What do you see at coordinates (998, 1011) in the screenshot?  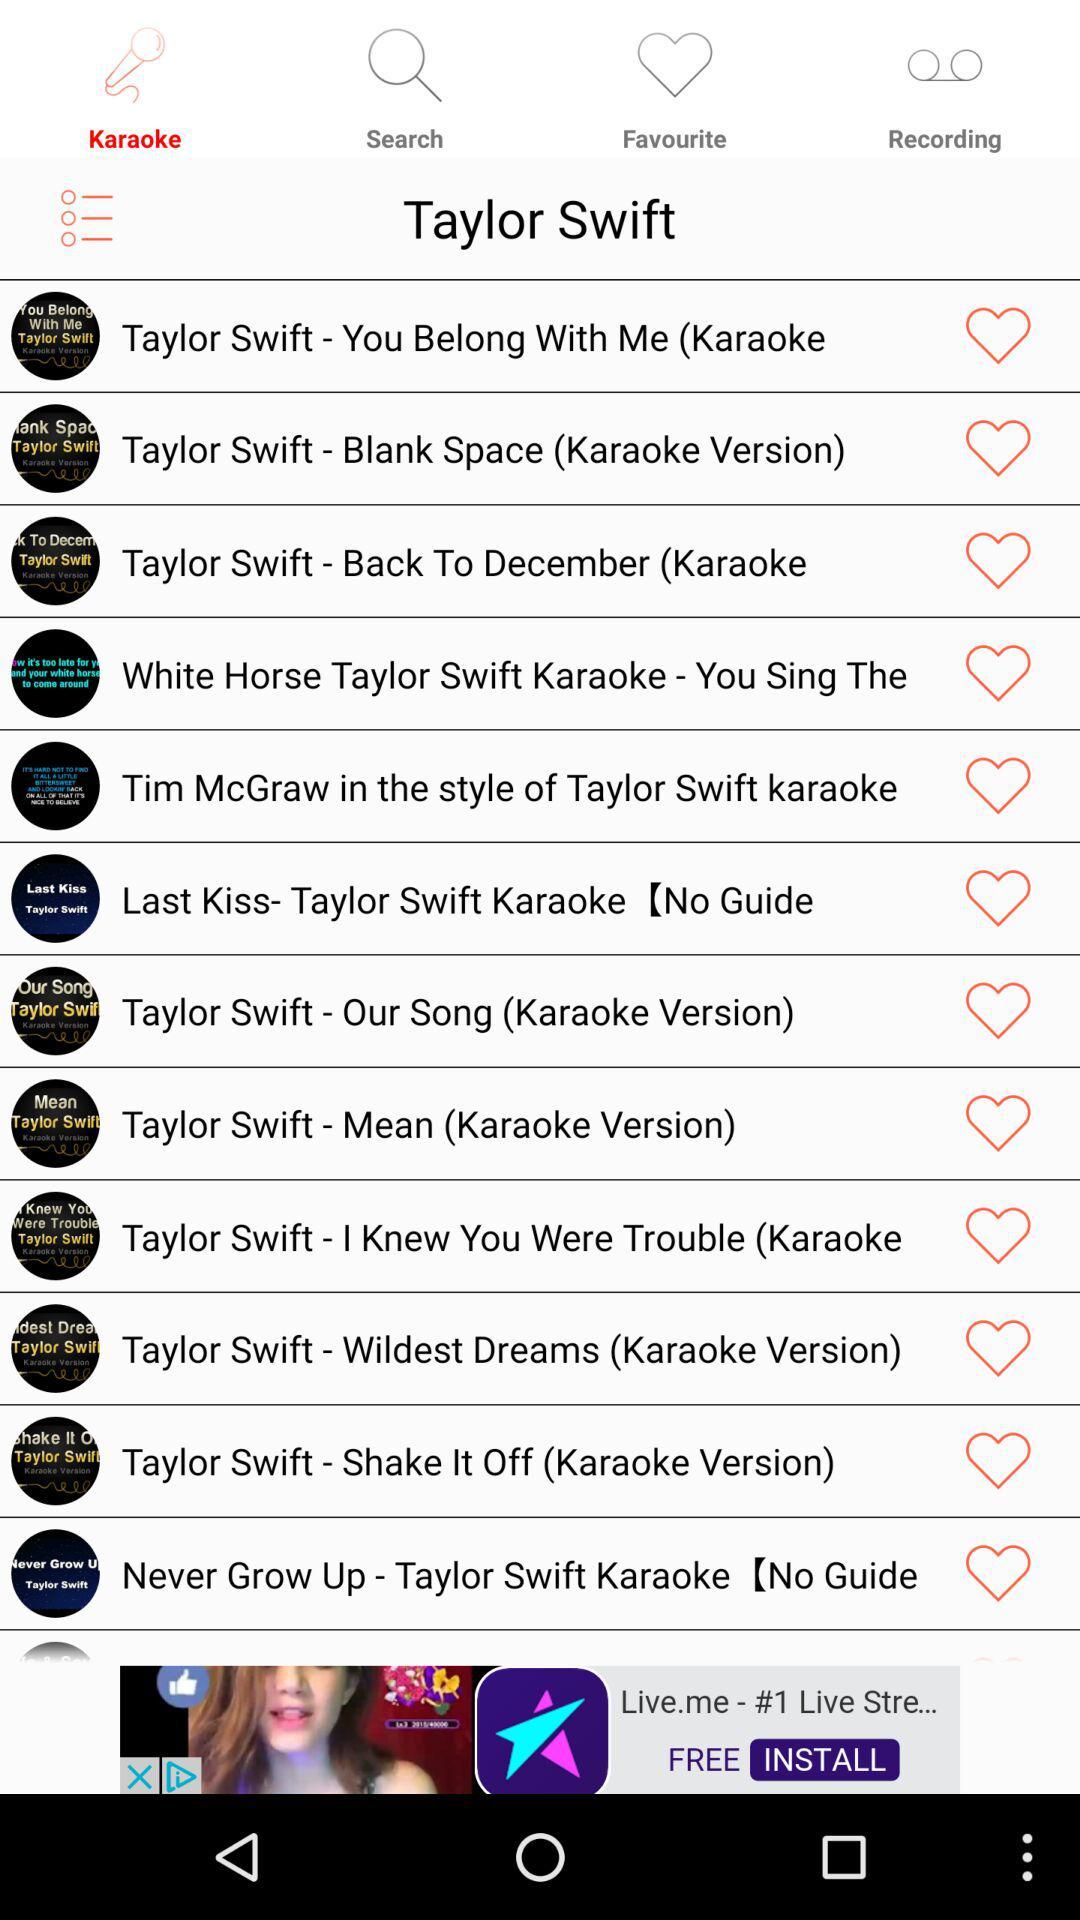 I see `like` at bounding box center [998, 1011].